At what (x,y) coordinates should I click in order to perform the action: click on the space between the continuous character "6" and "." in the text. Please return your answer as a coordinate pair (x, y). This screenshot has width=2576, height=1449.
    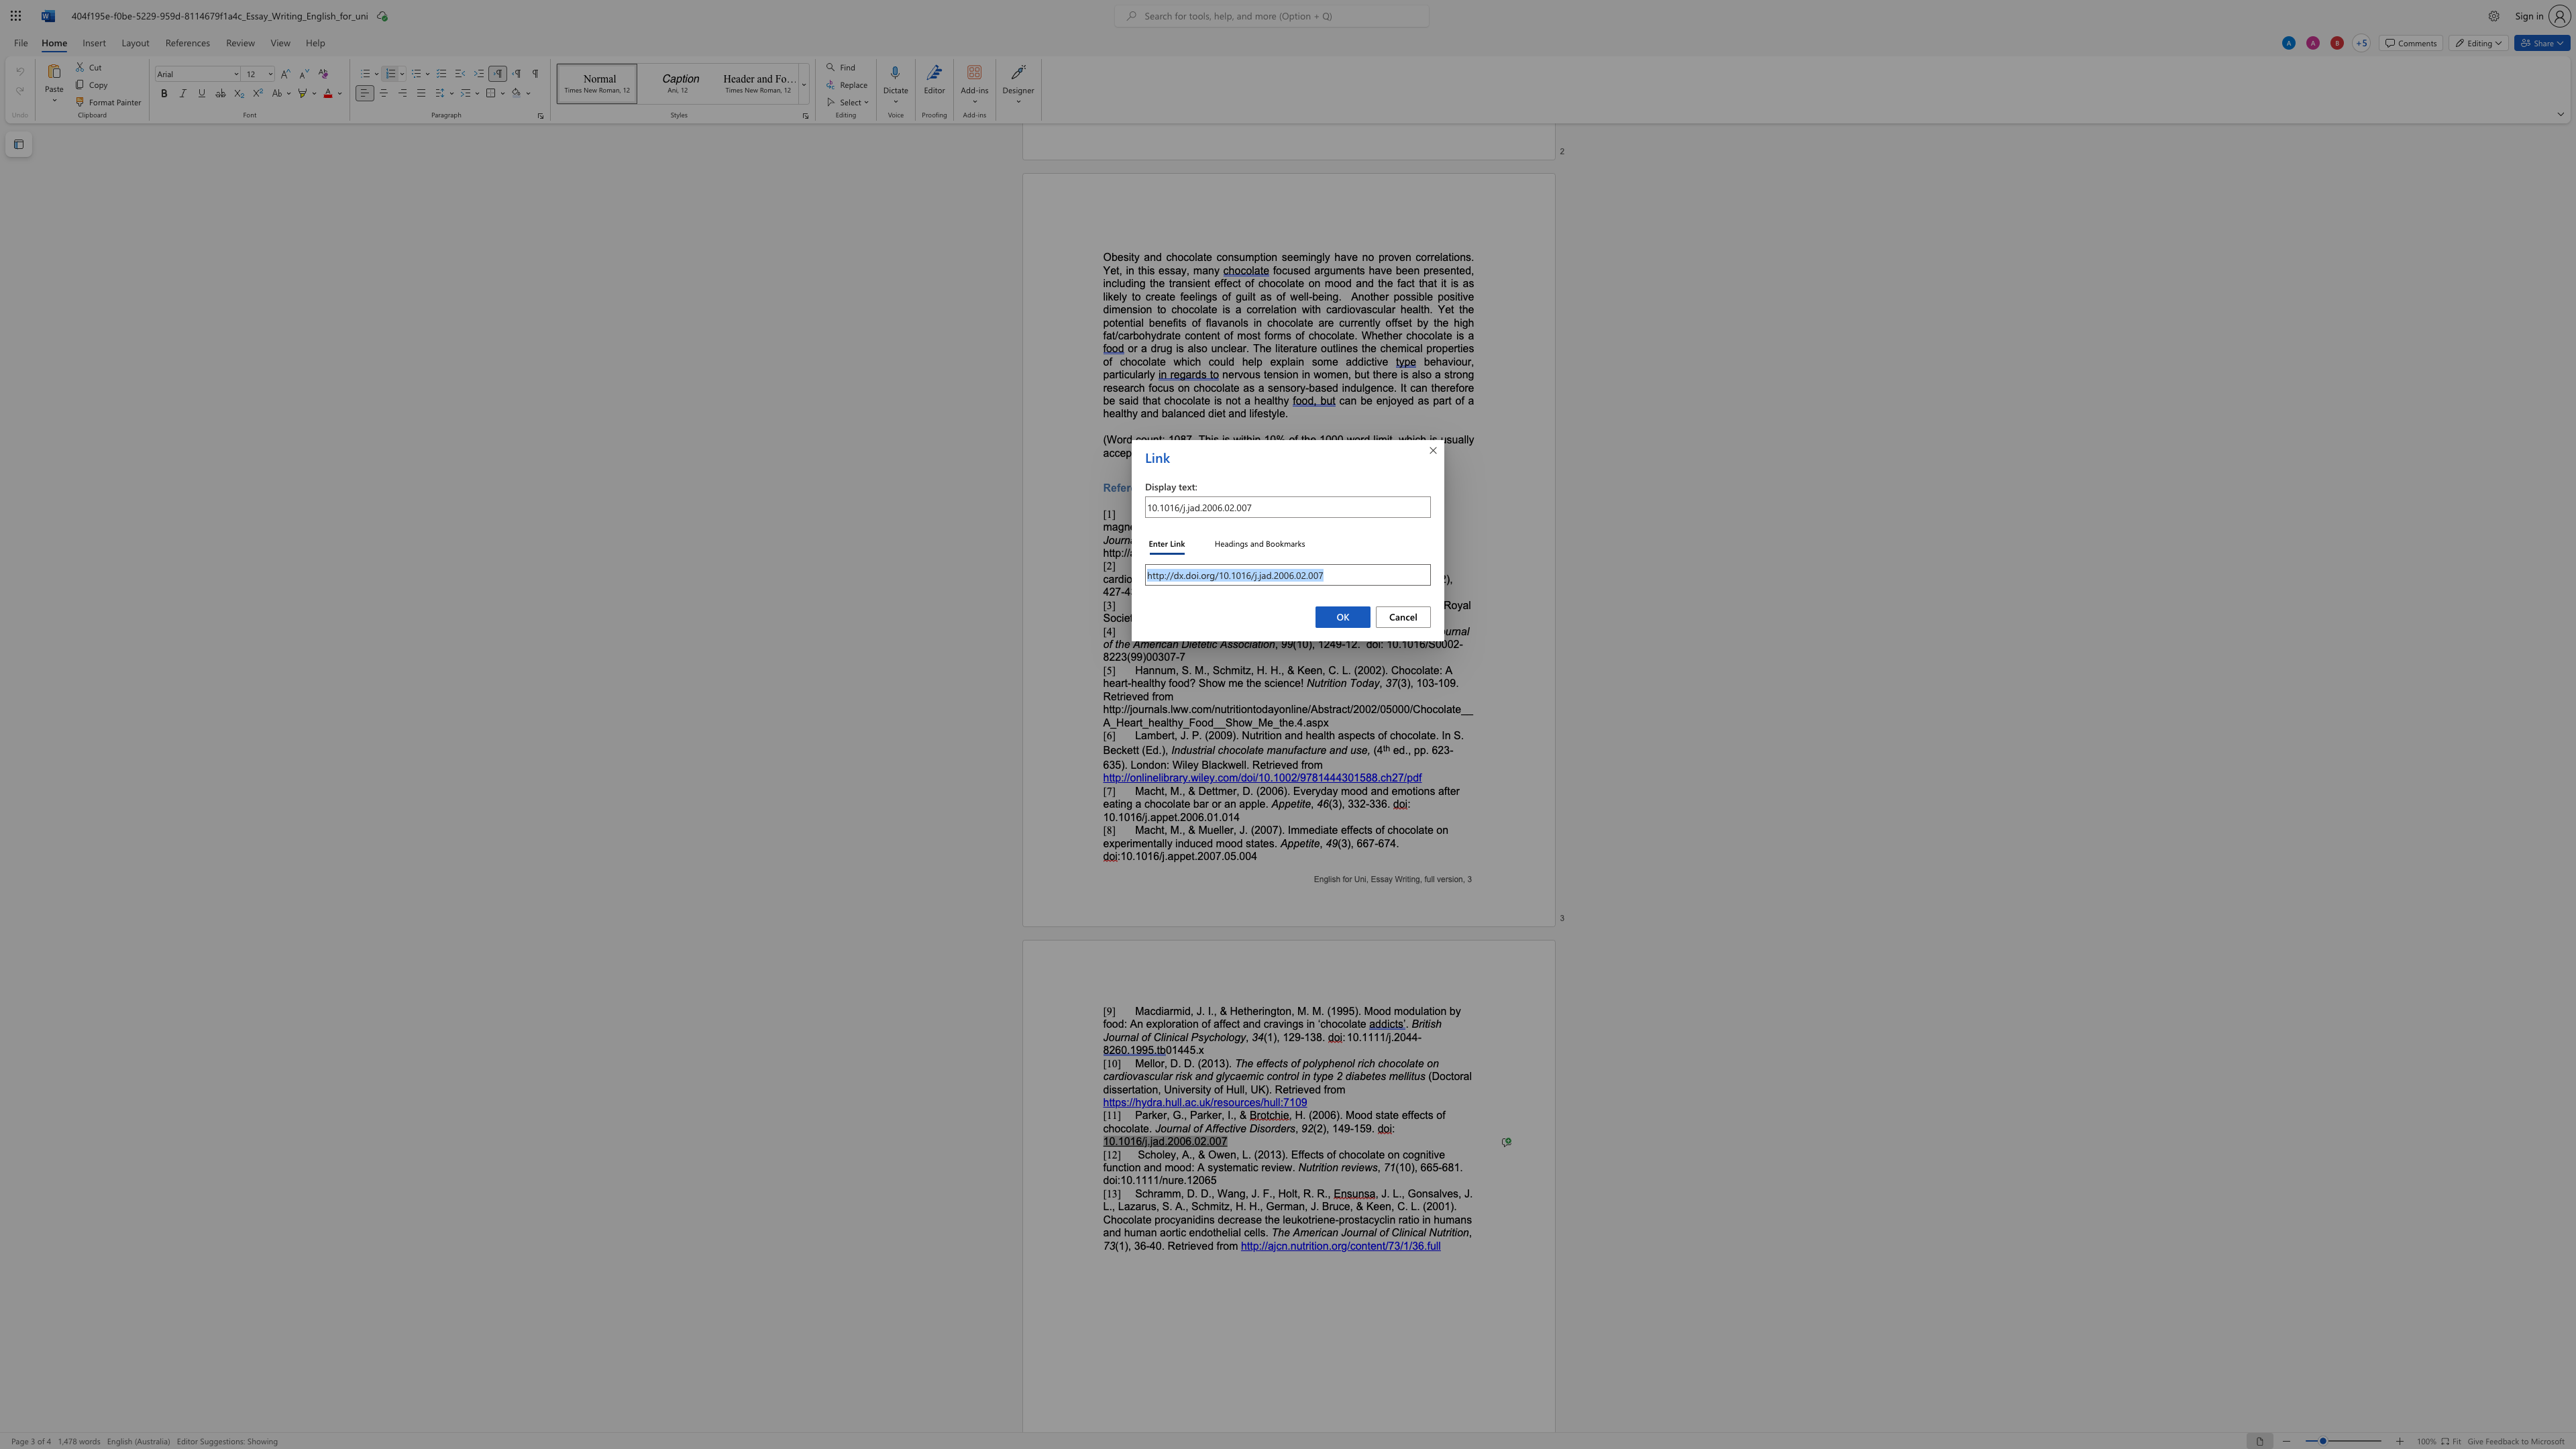
    Looking at the image, I should click on (1423, 1244).